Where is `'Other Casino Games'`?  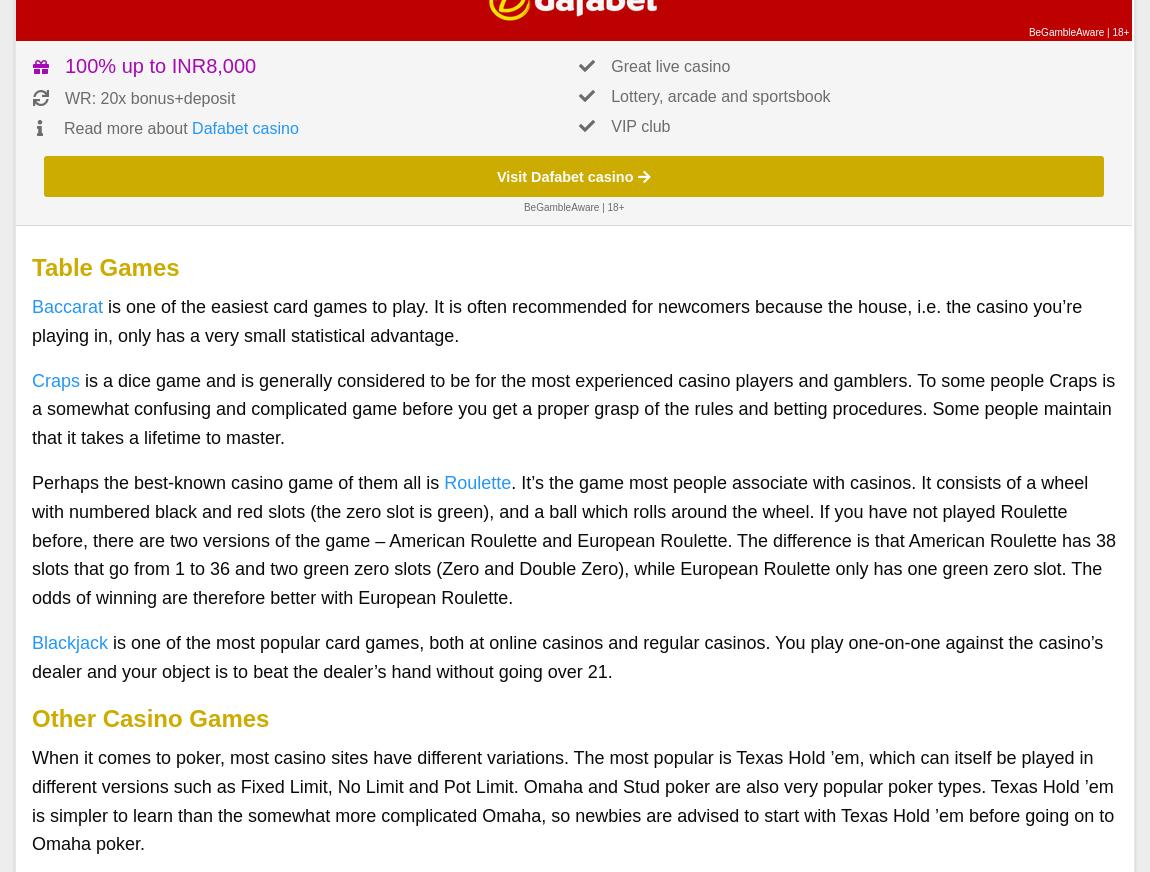
'Other Casino Games' is located at coordinates (149, 717).